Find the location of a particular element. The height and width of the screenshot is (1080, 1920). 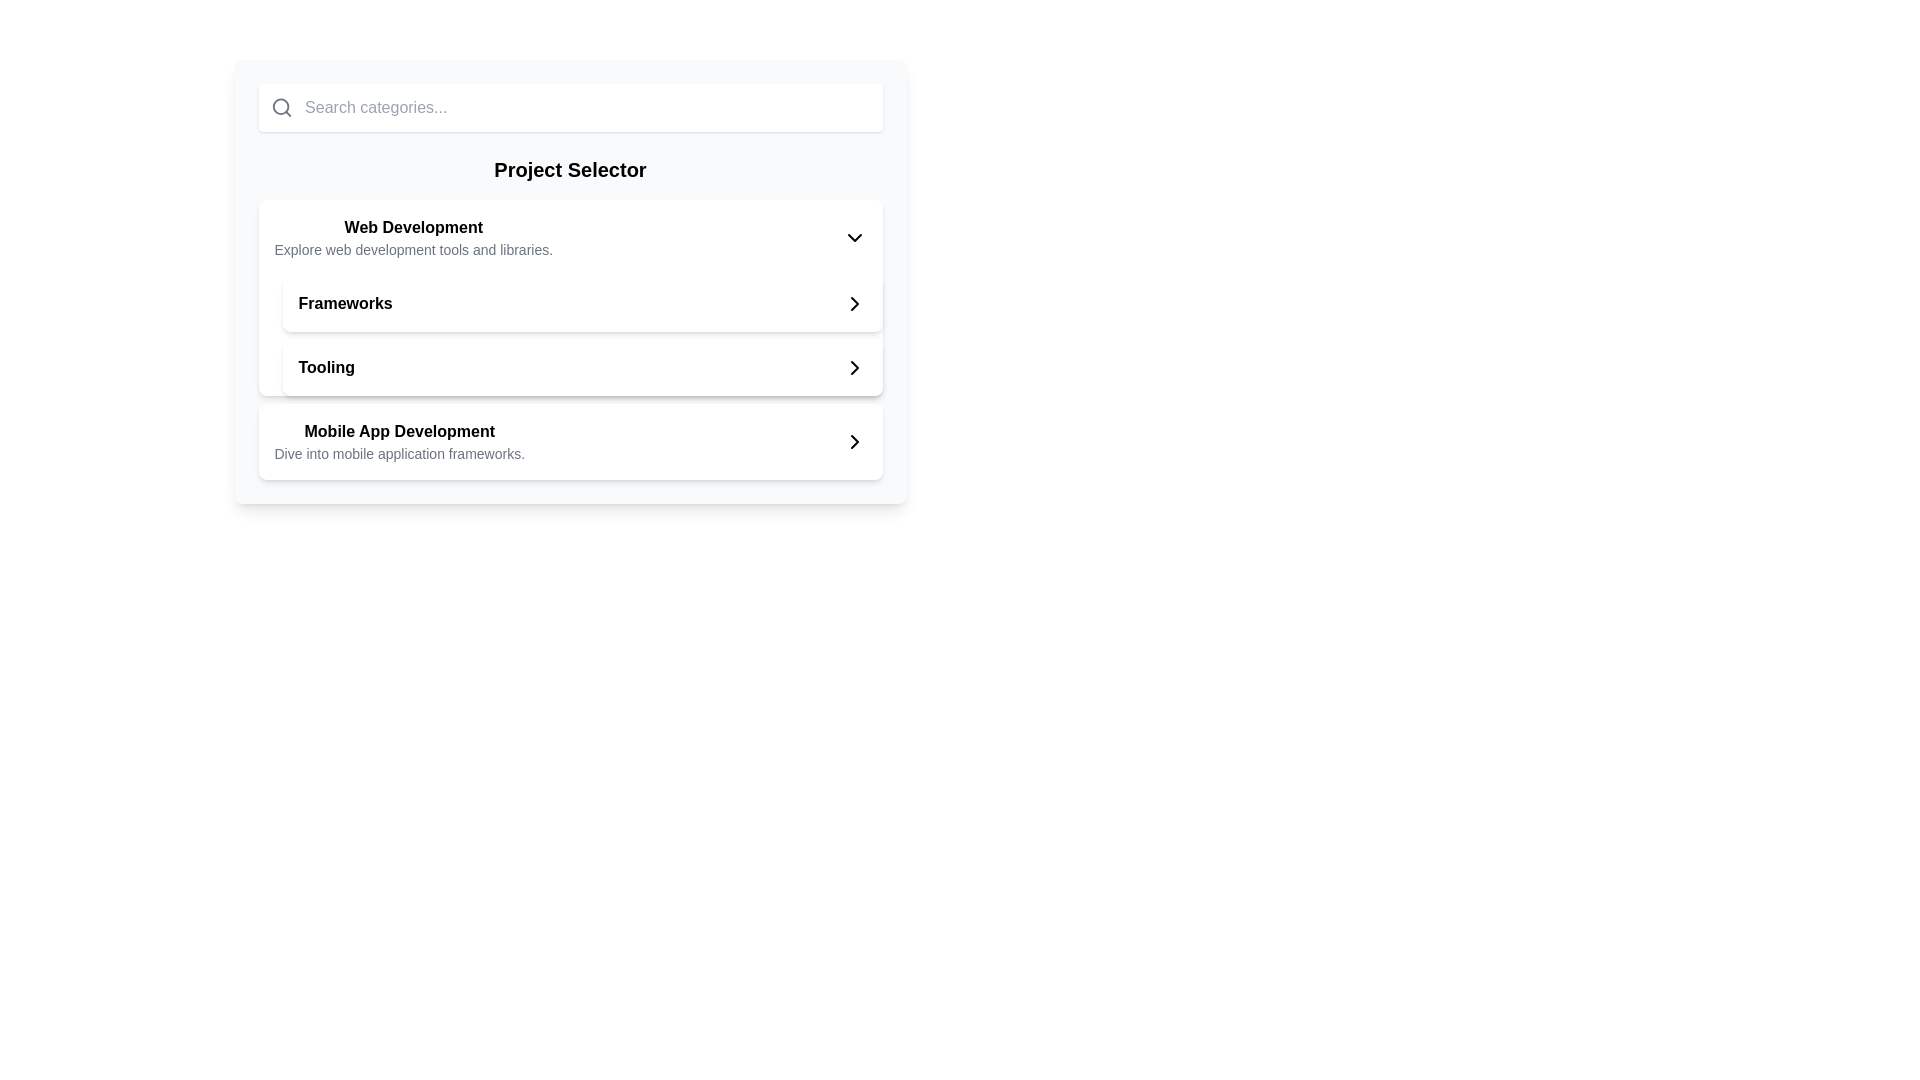

the informational text block titled 'Web Development' that contains the description 'Explore web development tools and libraries.' positioned centrally in the project selector panel is located at coordinates (412, 237).